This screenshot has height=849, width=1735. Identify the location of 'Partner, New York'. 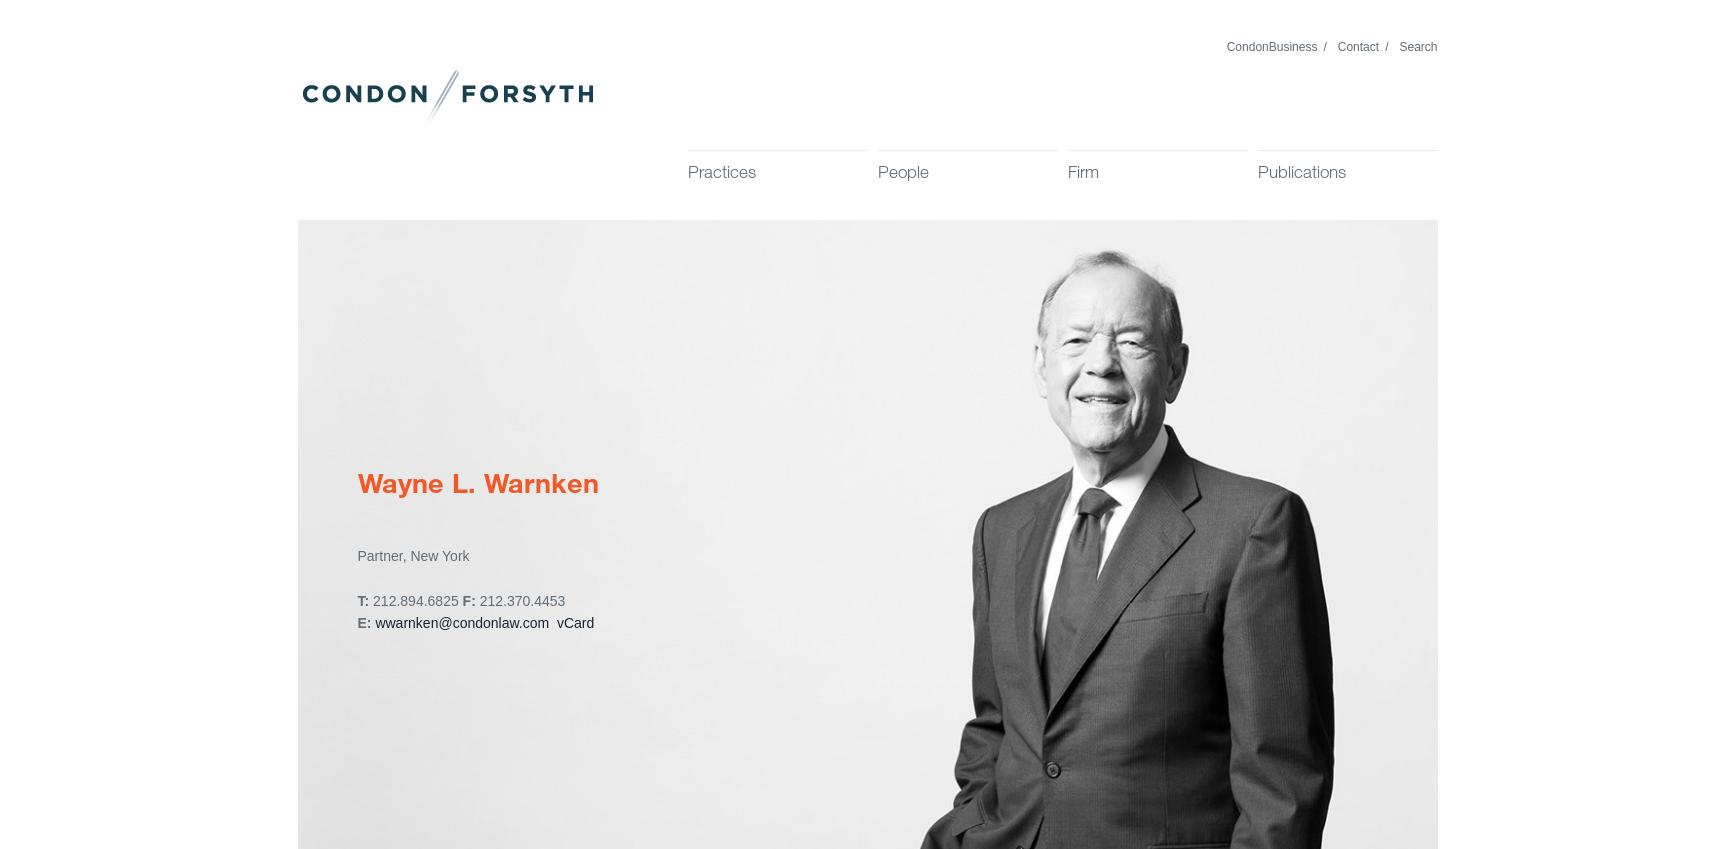
(412, 556).